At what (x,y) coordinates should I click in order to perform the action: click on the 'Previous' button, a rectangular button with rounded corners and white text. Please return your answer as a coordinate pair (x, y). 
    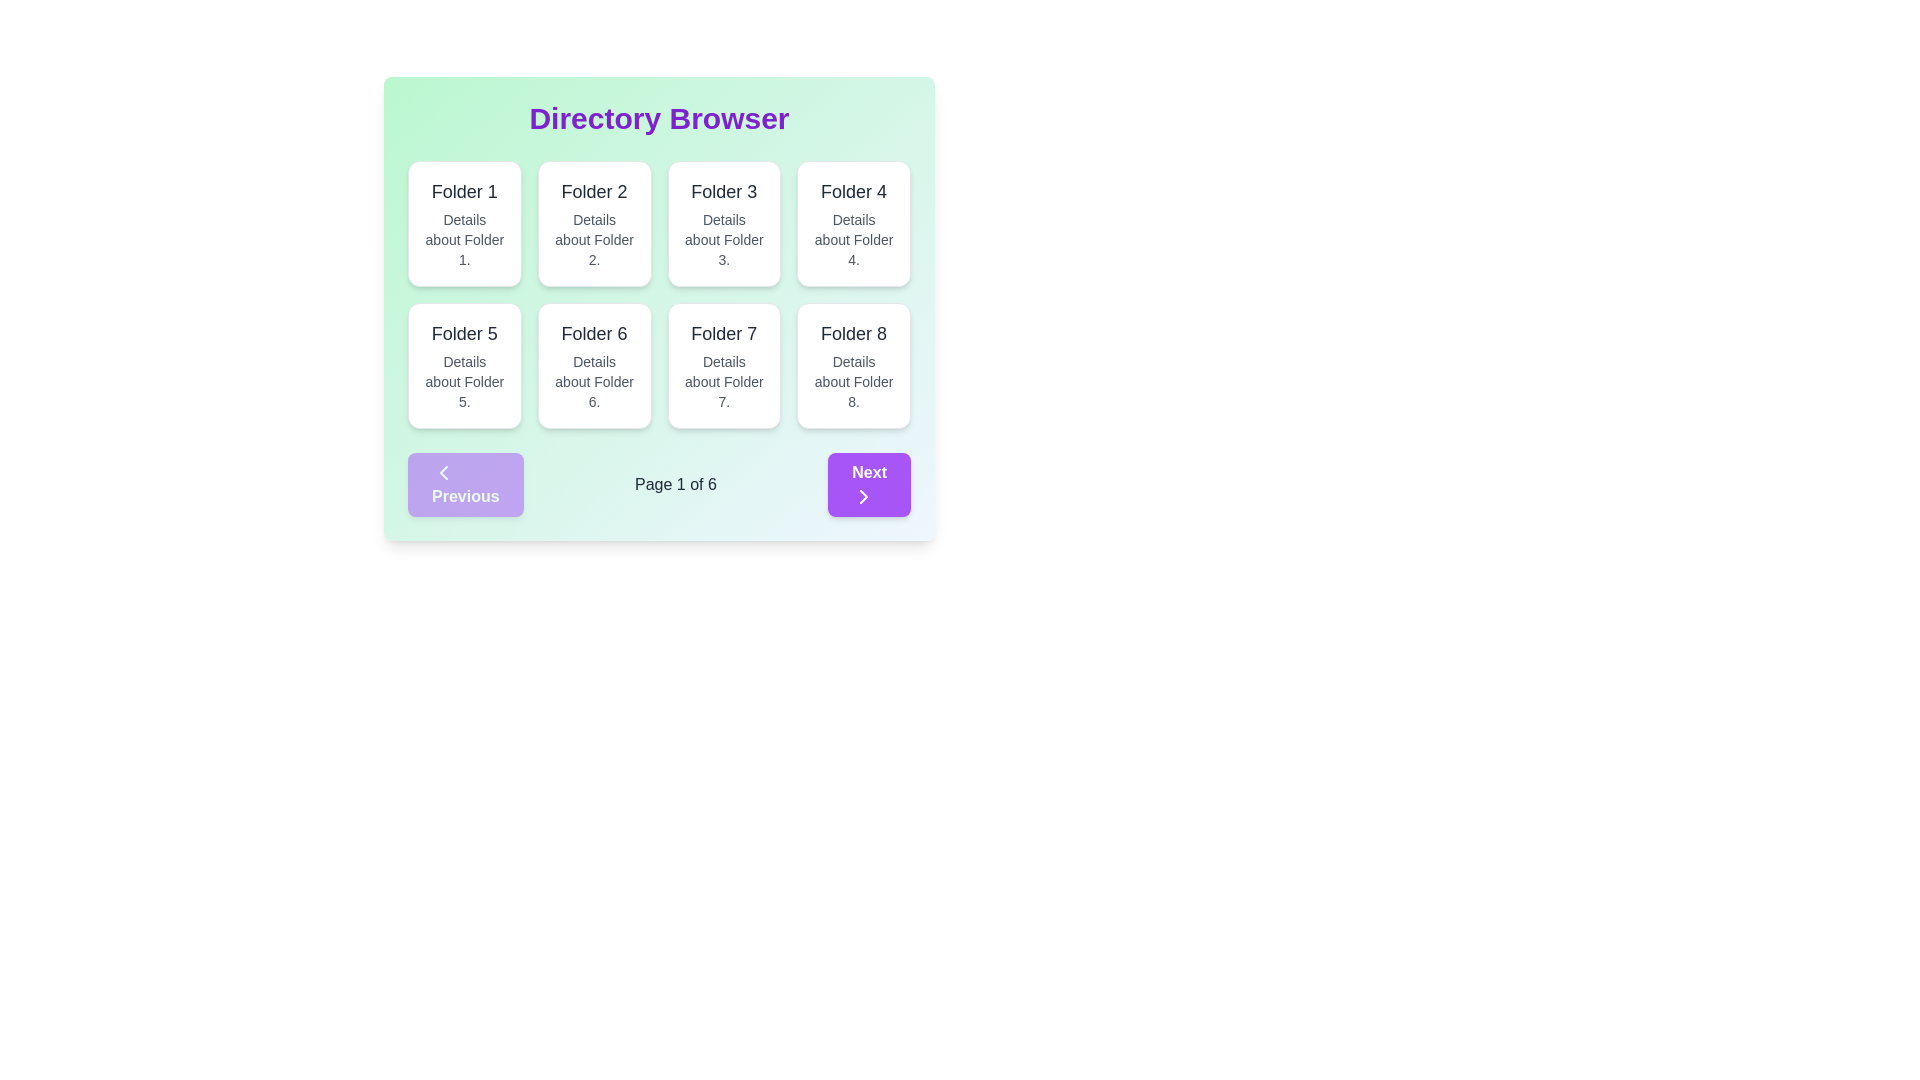
    Looking at the image, I should click on (464, 485).